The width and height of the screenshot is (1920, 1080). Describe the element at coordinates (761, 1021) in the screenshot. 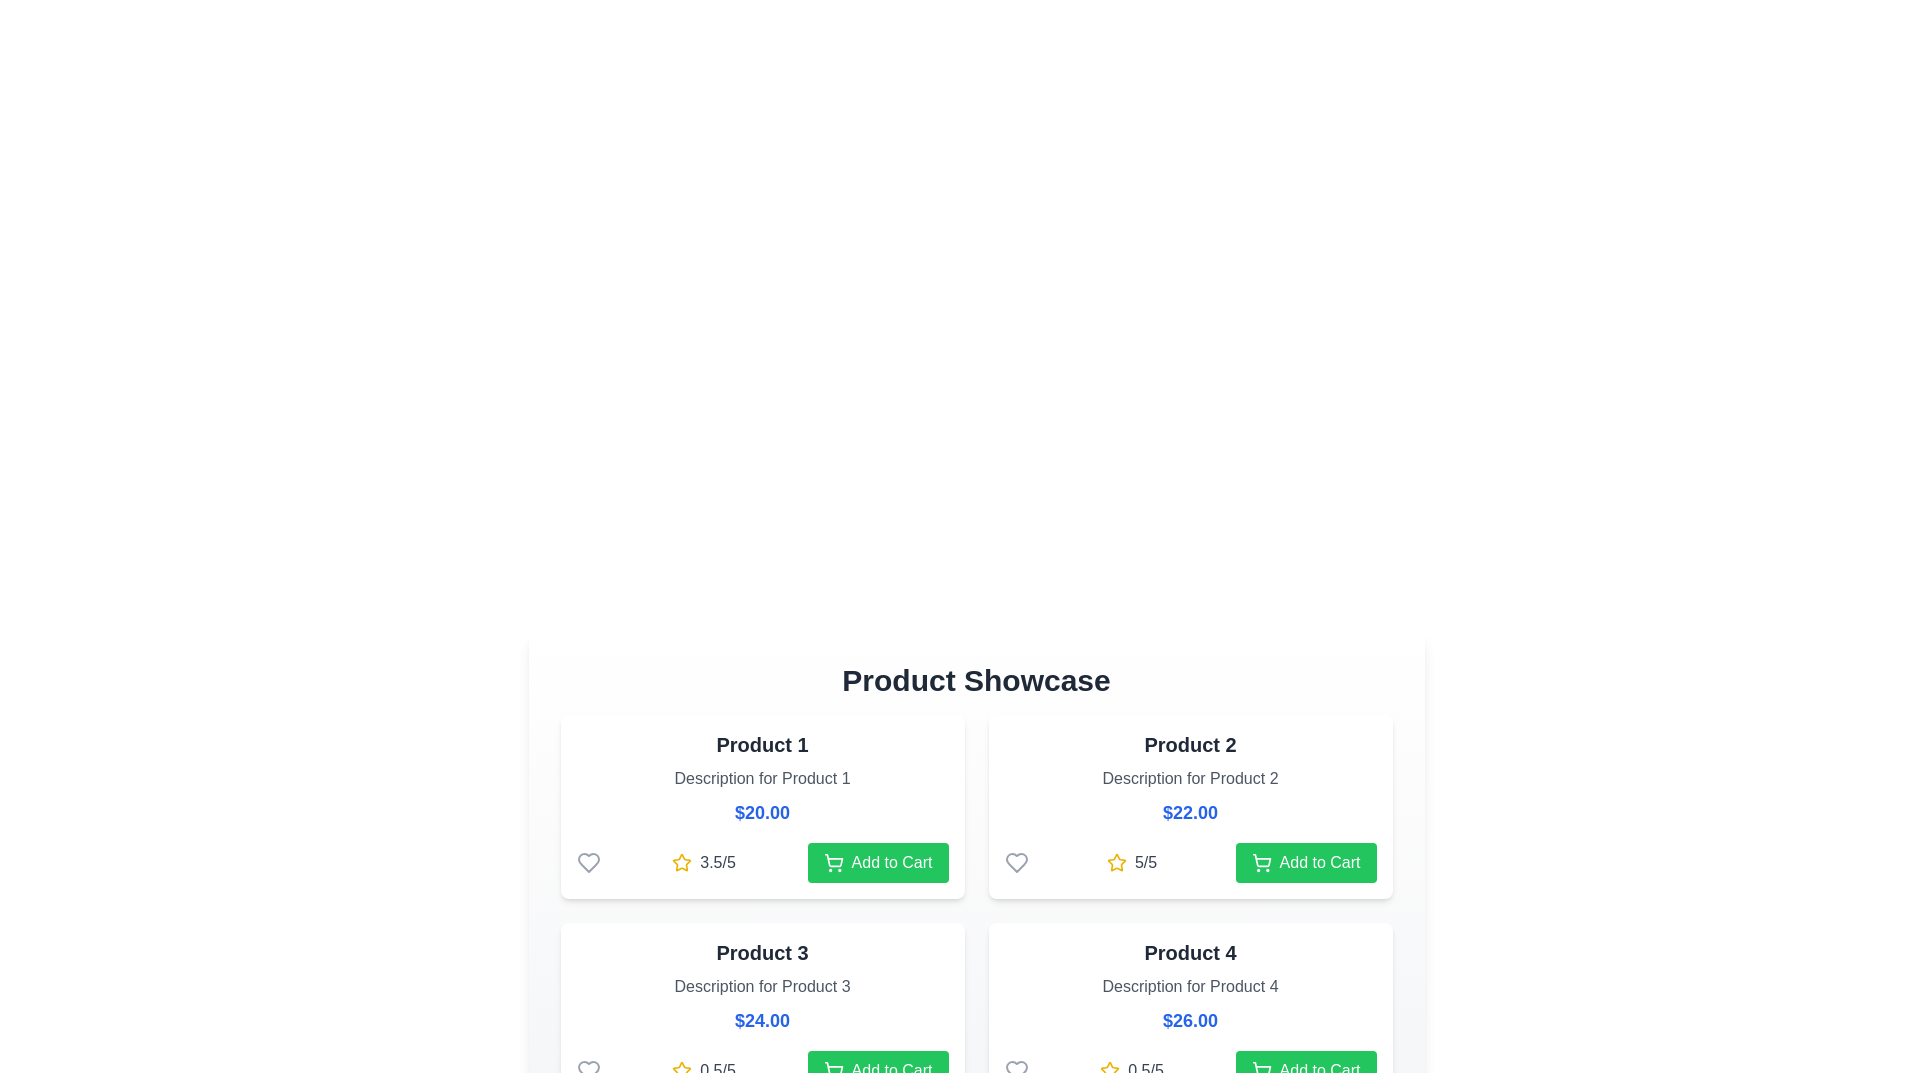

I see `the bold, blue-colored price label displaying '$24.00' located in the third product card, positioned below the product description` at that location.